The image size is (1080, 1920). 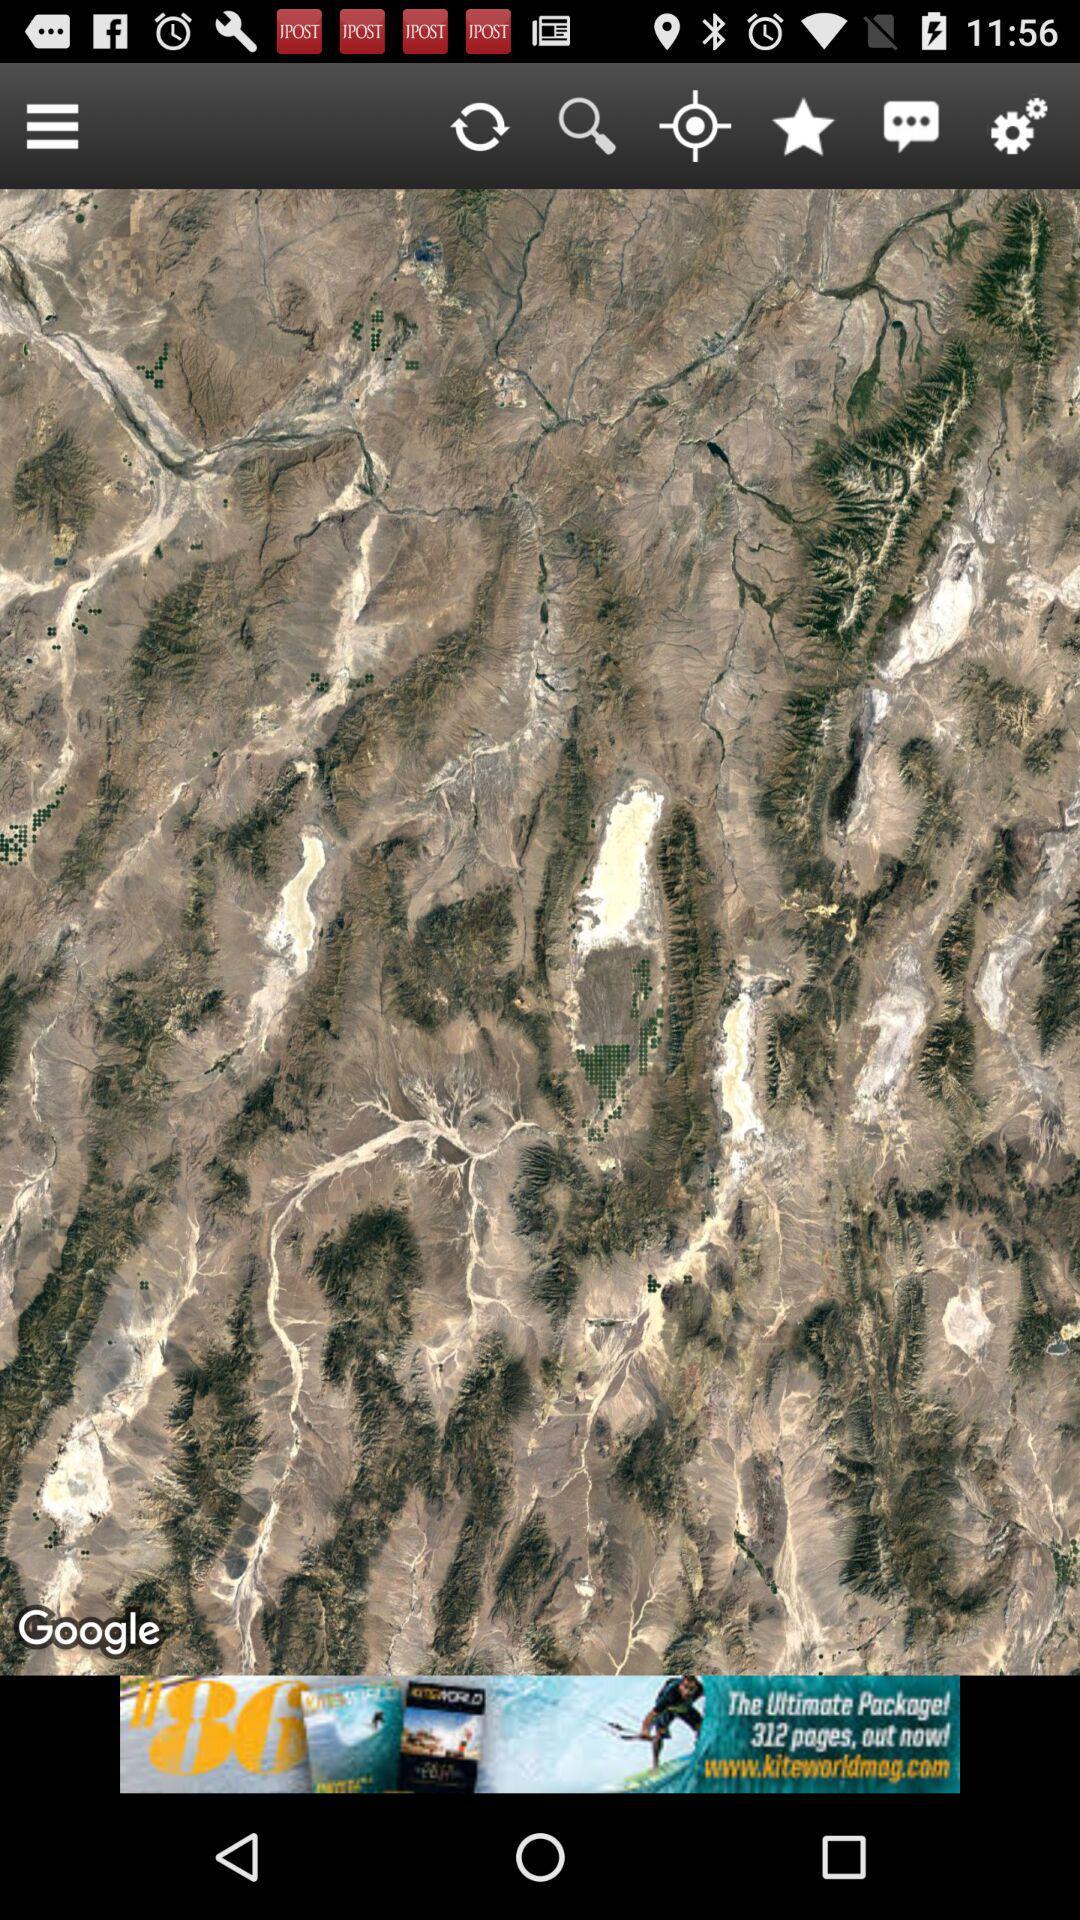 What do you see at coordinates (51, 124) in the screenshot?
I see `icon at the top left corner` at bounding box center [51, 124].